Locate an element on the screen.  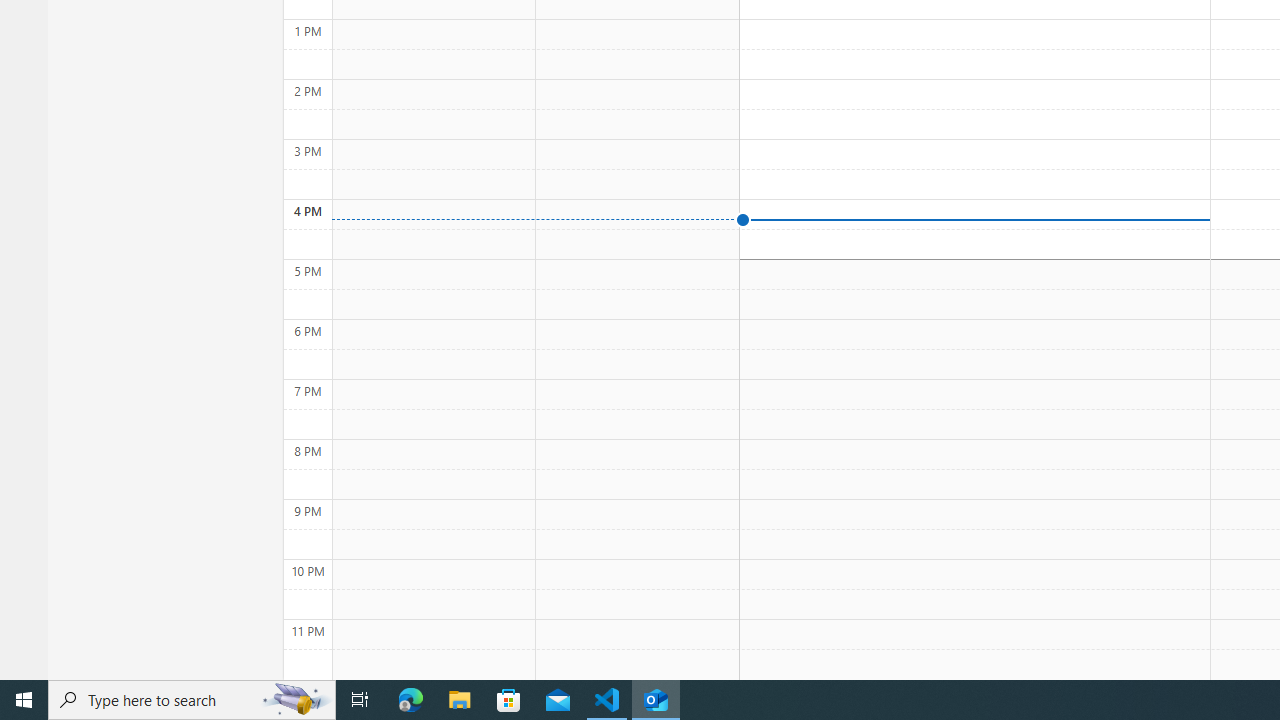
'Outlook (new) - 1 running window' is located at coordinates (656, 698).